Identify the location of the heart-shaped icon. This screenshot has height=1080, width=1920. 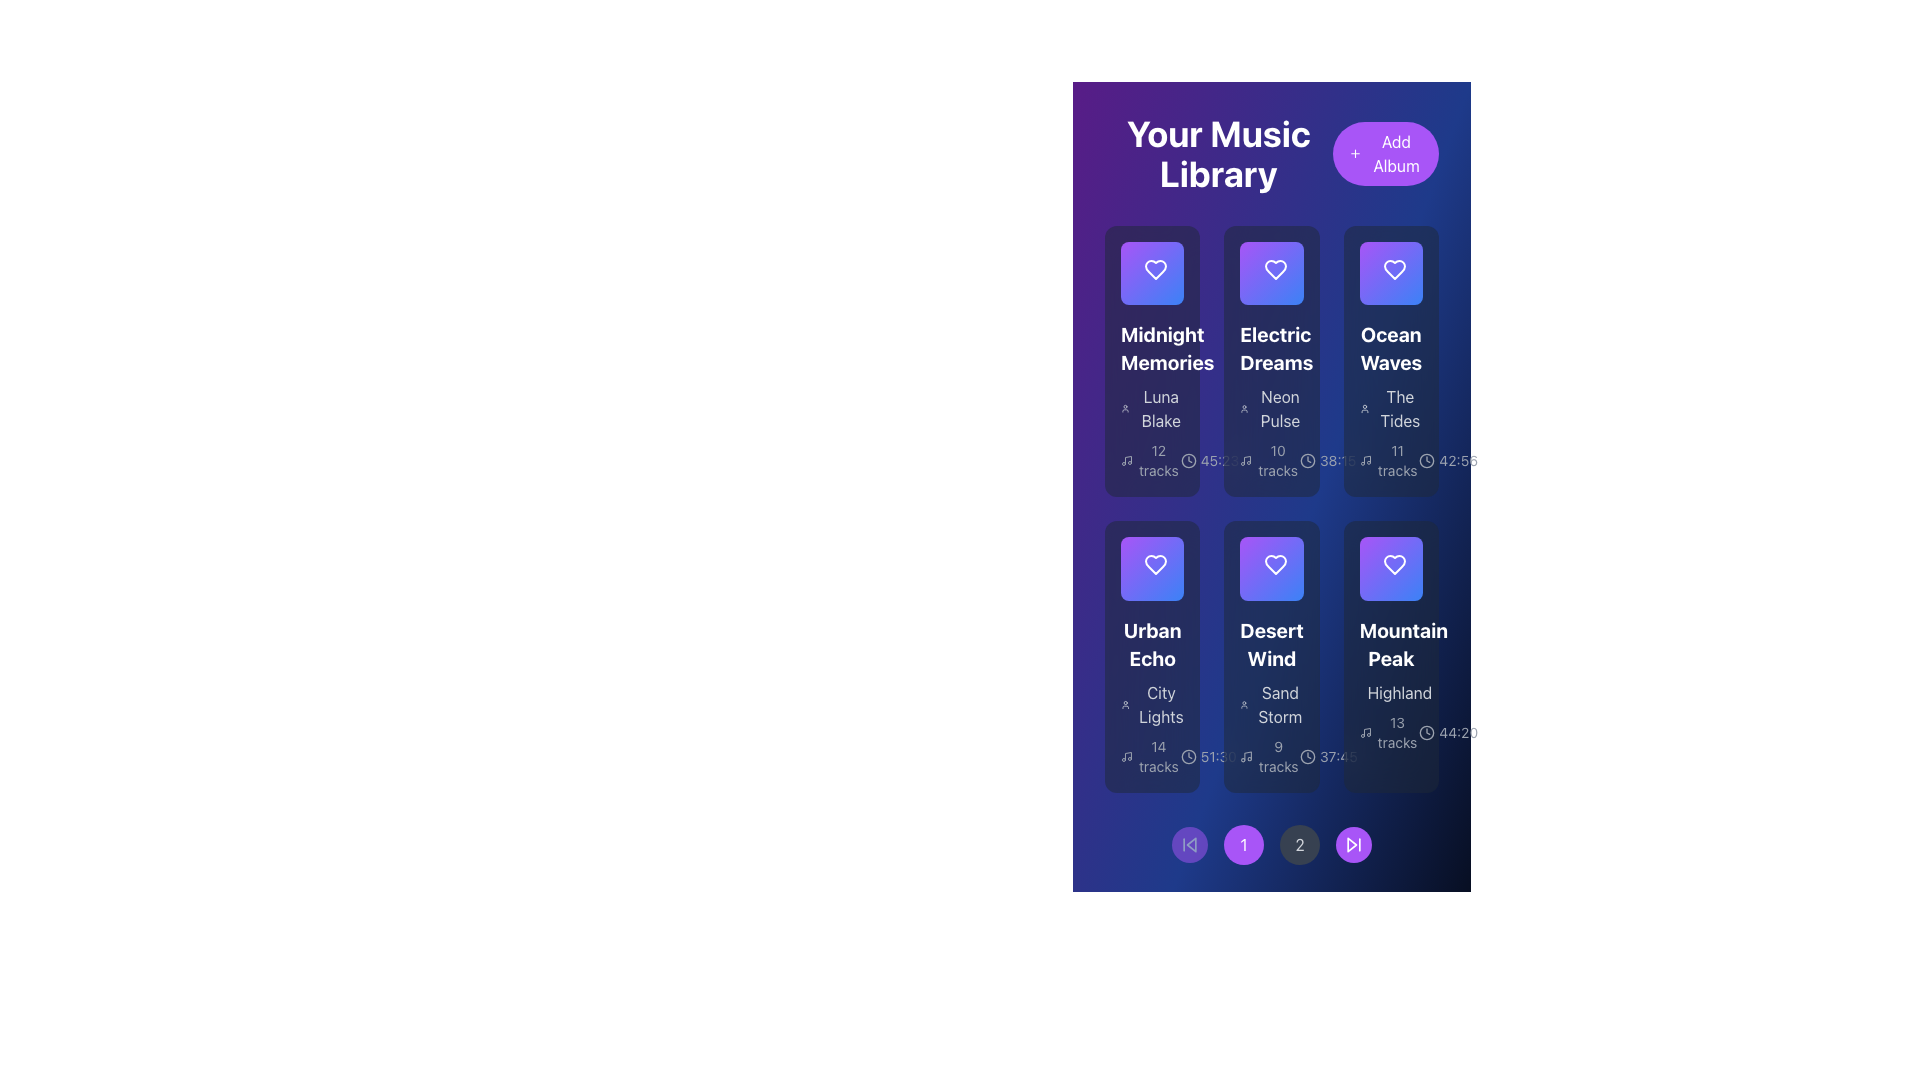
(1394, 564).